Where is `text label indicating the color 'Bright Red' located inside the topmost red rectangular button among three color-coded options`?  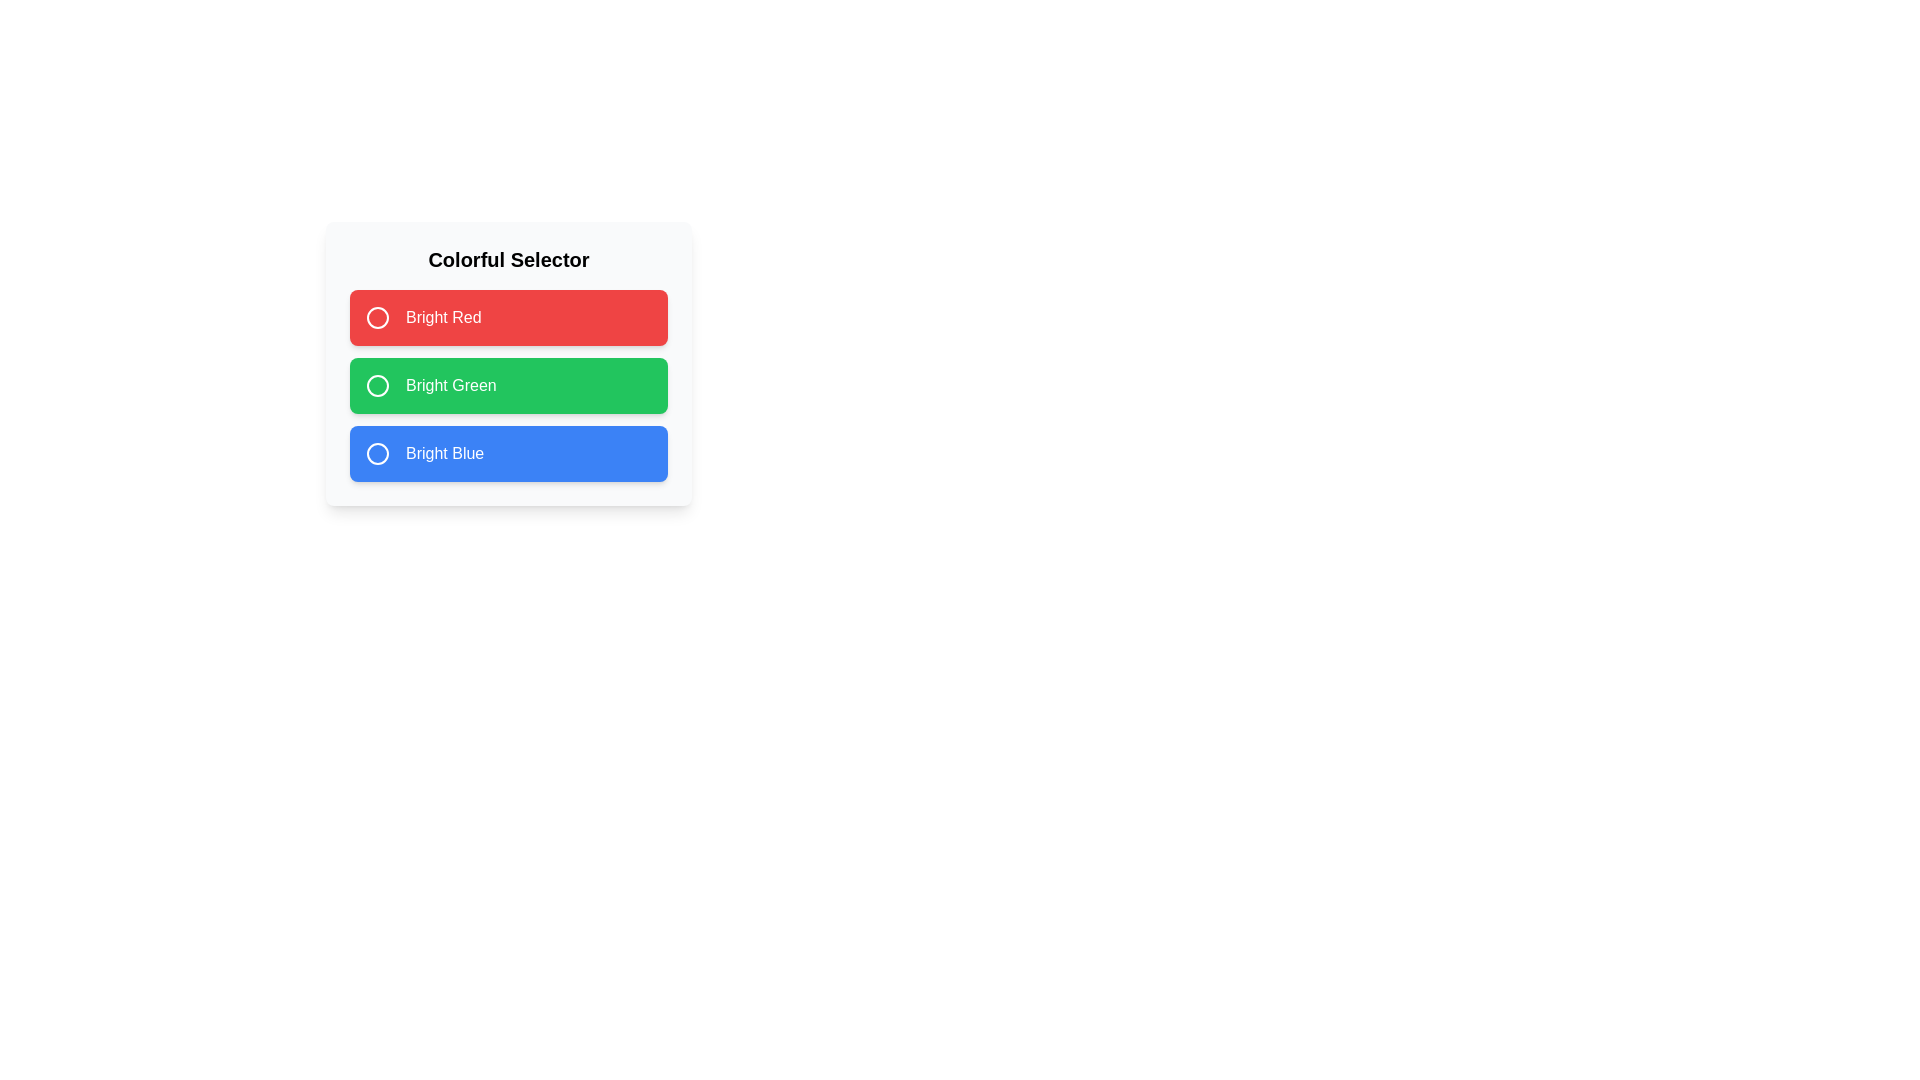 text label indicating the color 'Bright Red' located inside the topmost red rectangular button among three color-coded options is located at coordinates (442, 316).